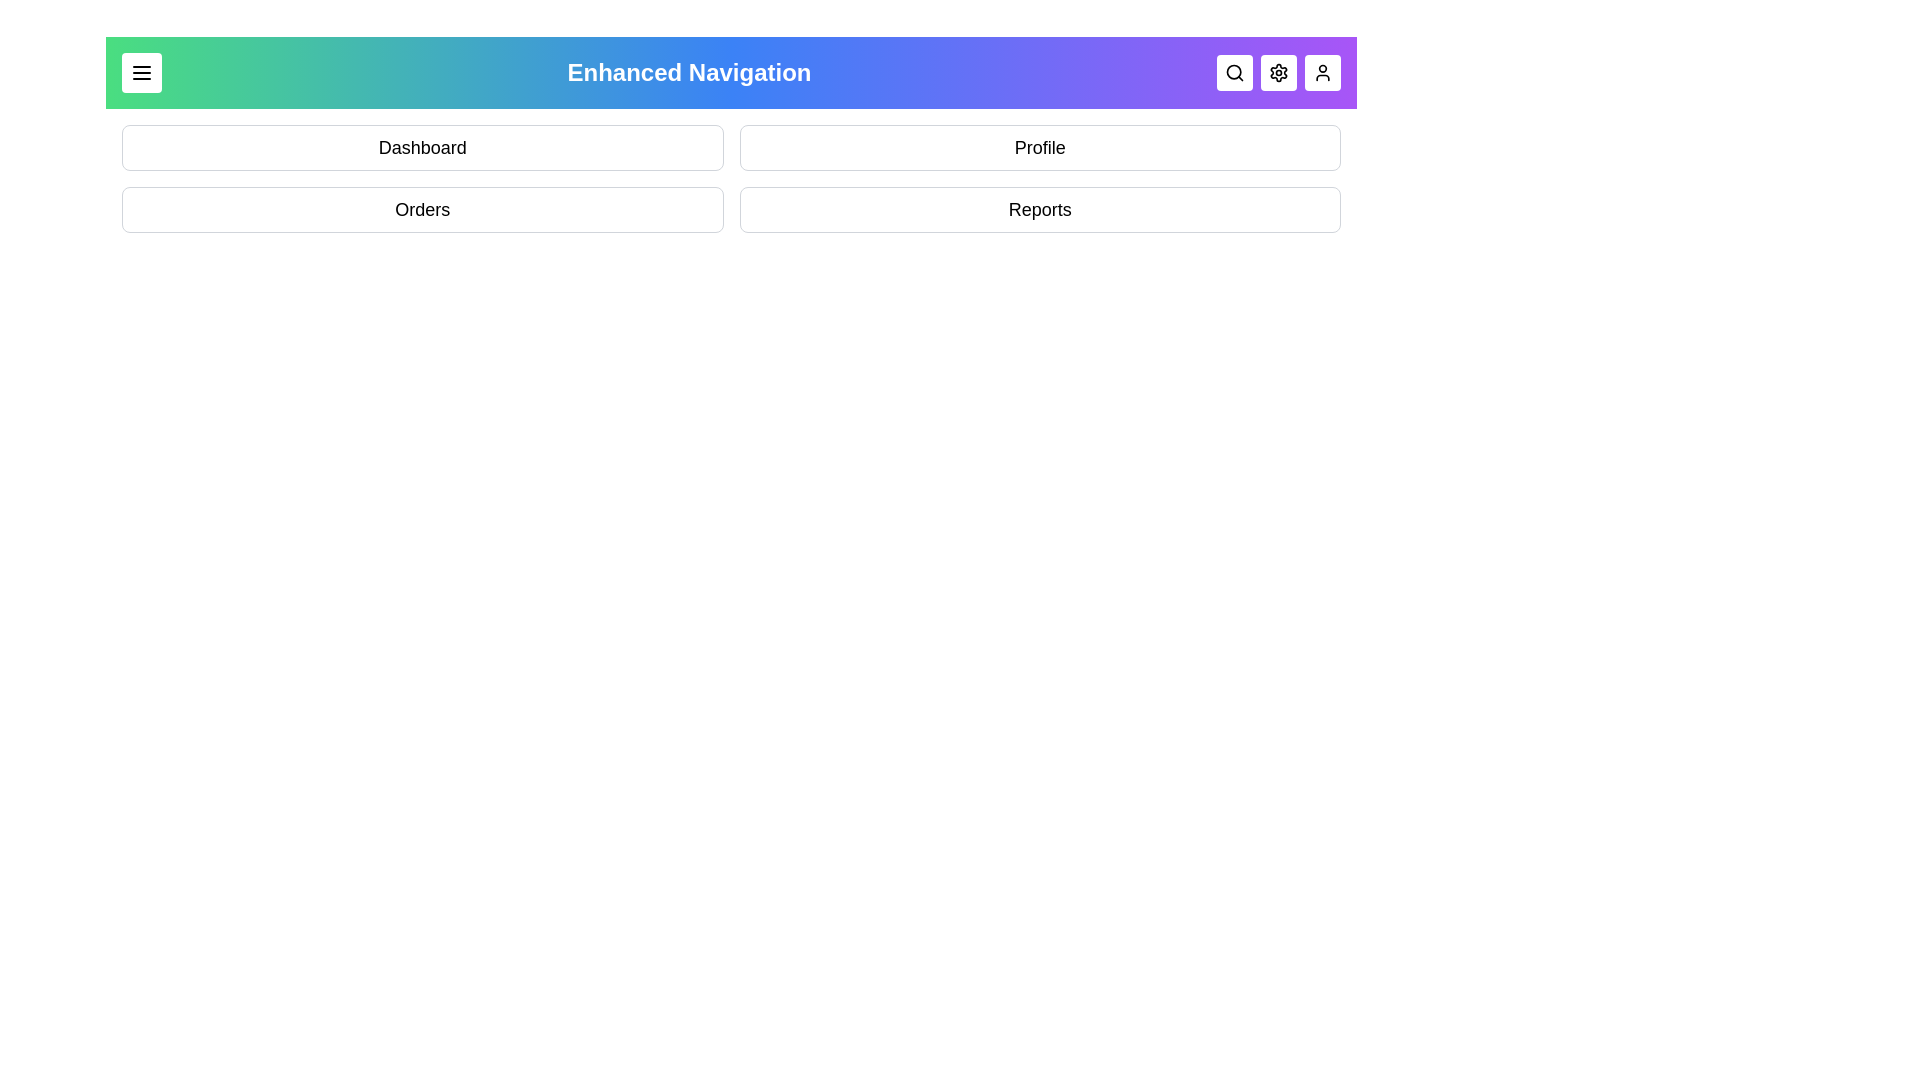 The height and width of the screenshot is (1080, 1920). Describe the element at coordinates (1040, 146) in the screenshot. I see `the menu item Profile to observe the hover effect` at that location.